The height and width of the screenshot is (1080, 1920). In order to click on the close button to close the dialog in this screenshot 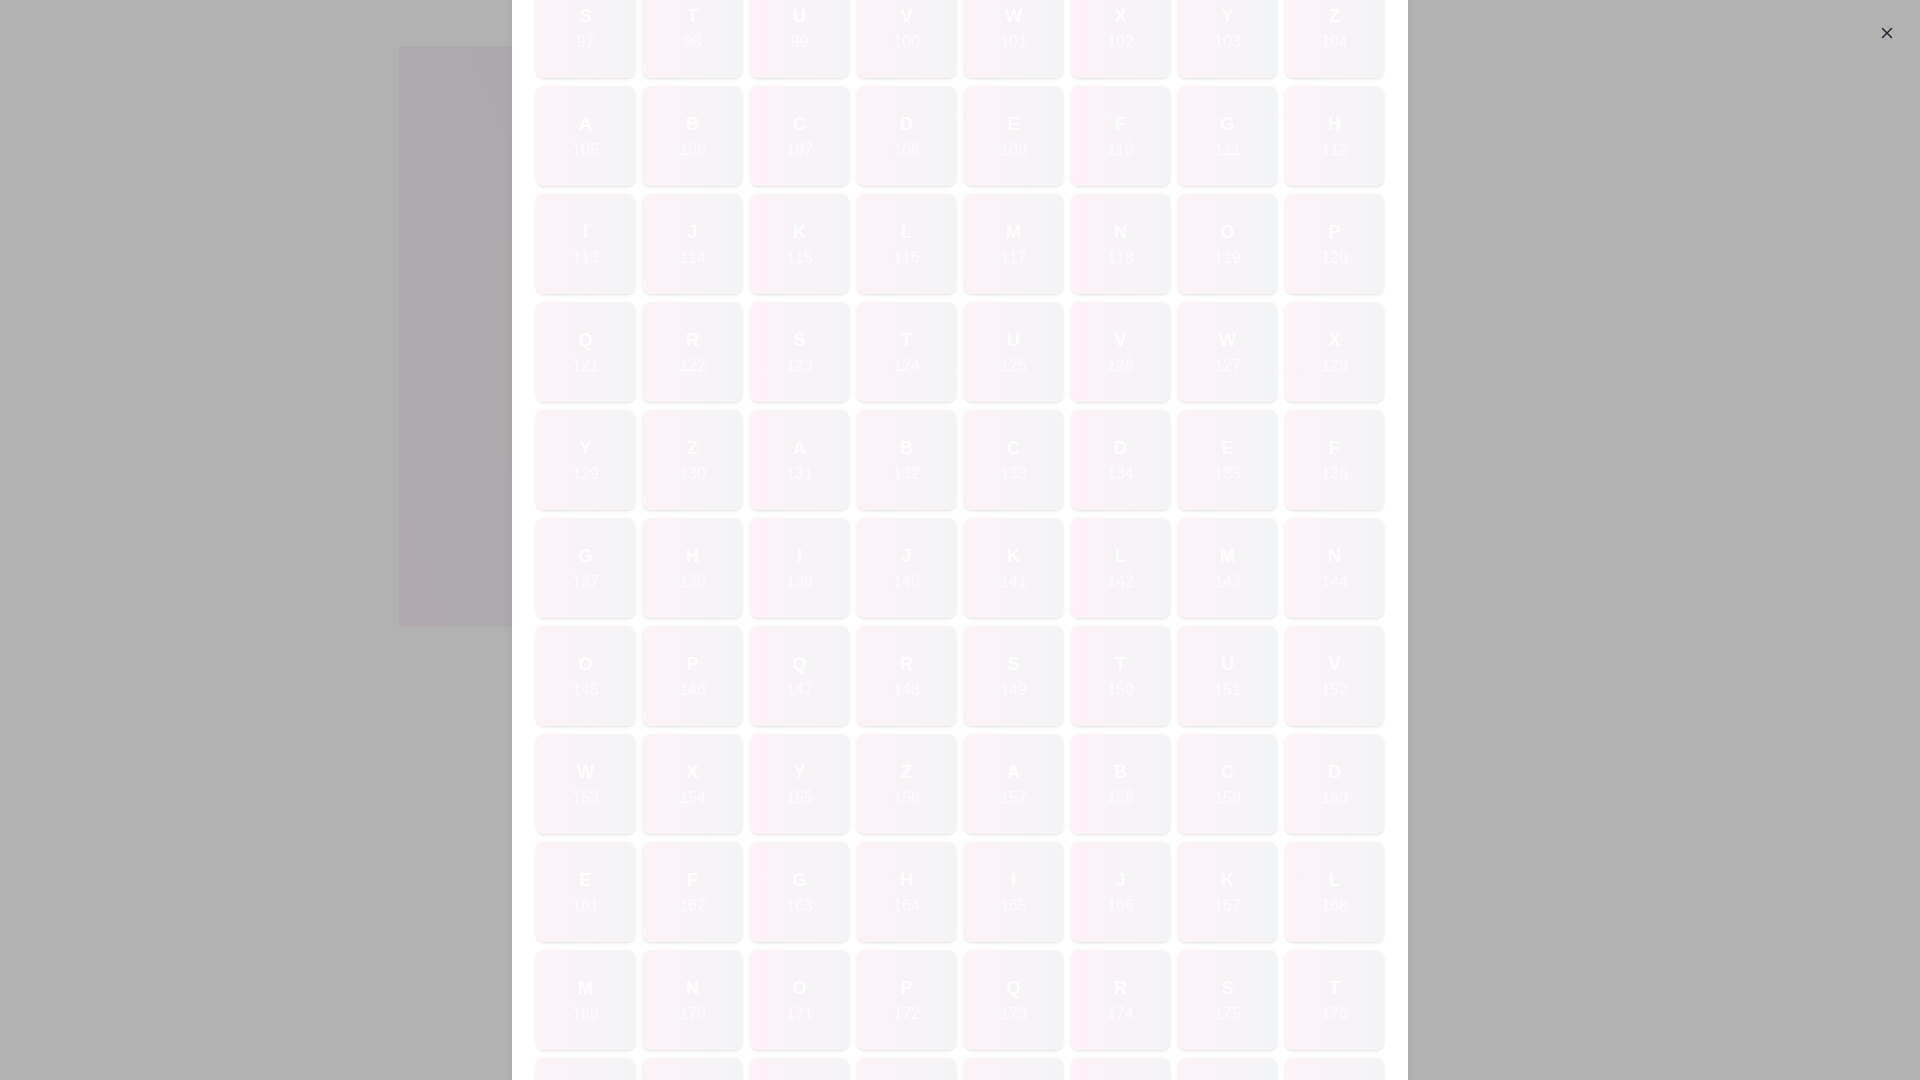, I will do `click(1885, 33)`.